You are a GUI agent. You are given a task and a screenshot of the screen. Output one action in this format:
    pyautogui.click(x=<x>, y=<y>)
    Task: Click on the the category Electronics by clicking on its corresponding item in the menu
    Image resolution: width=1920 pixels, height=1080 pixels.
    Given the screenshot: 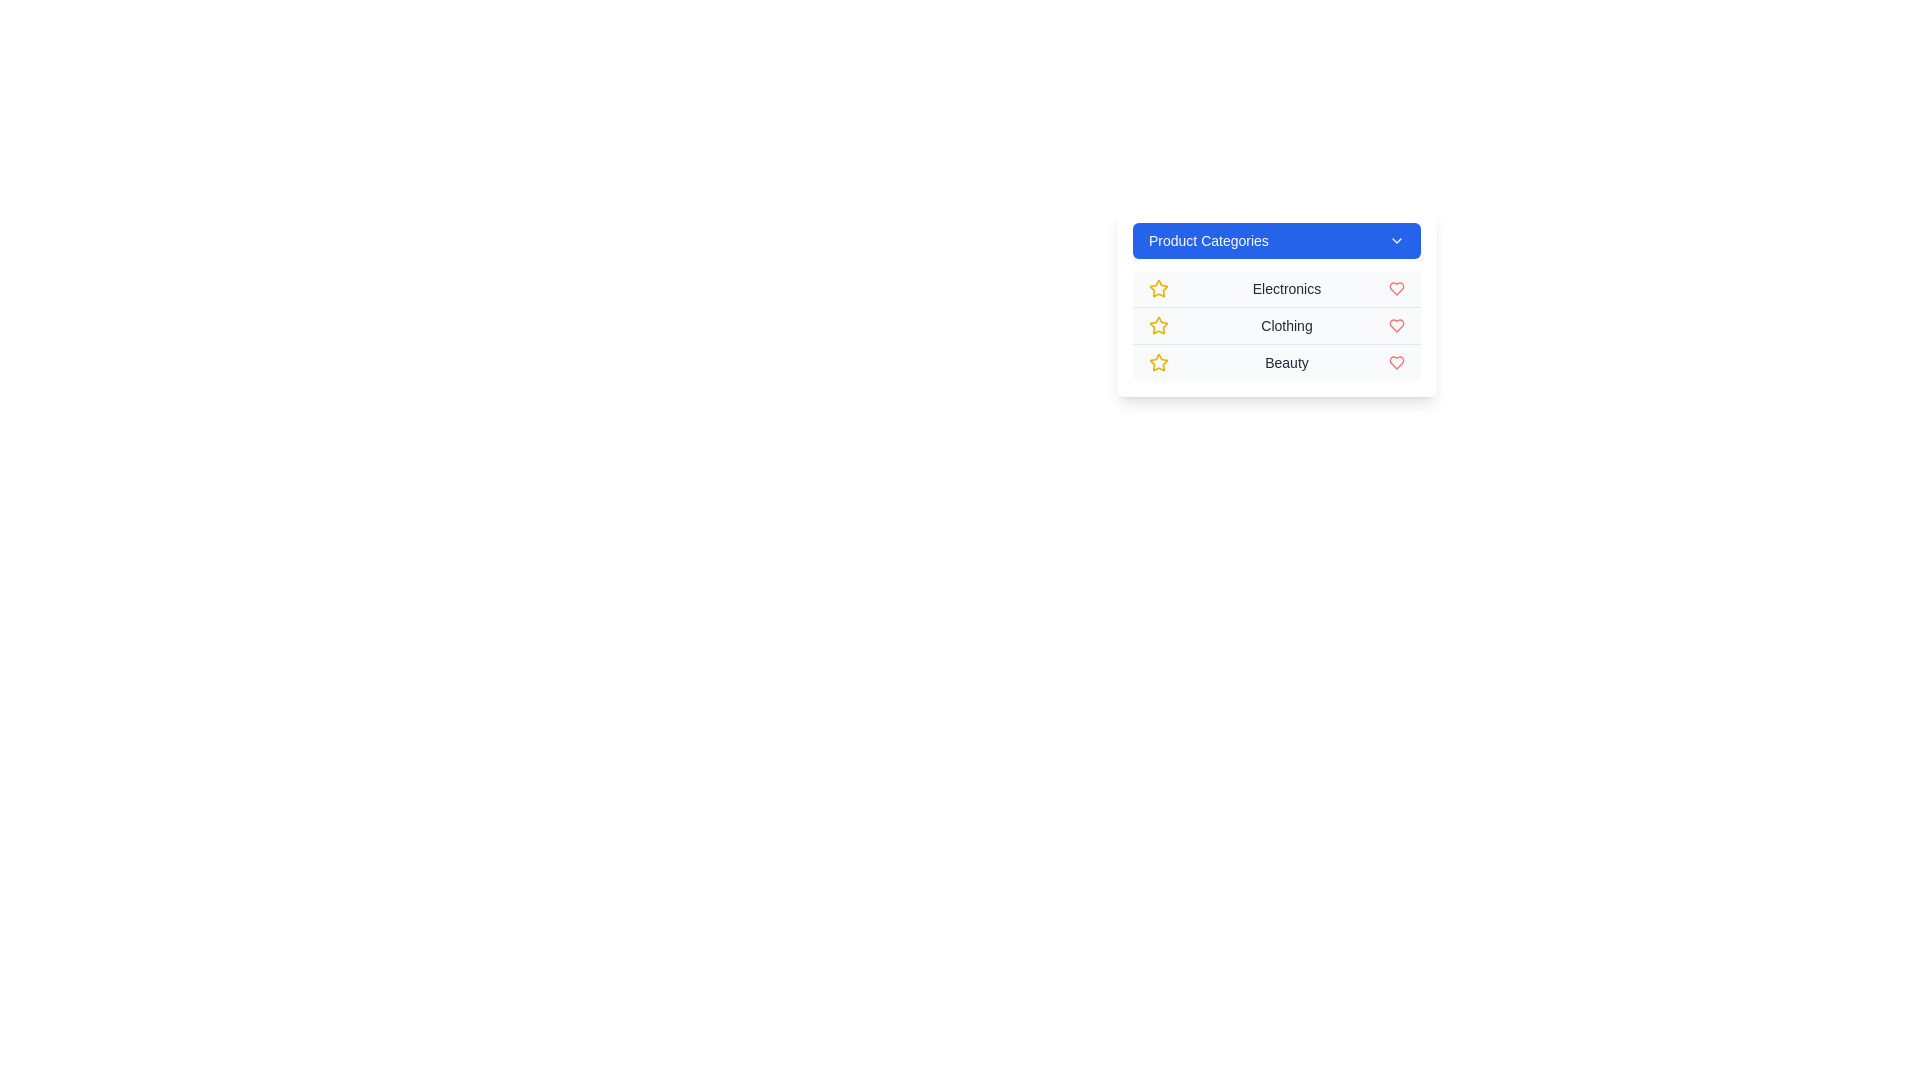 What is the action you would take?
    pyautogui.click(x=1275, y=289)
    